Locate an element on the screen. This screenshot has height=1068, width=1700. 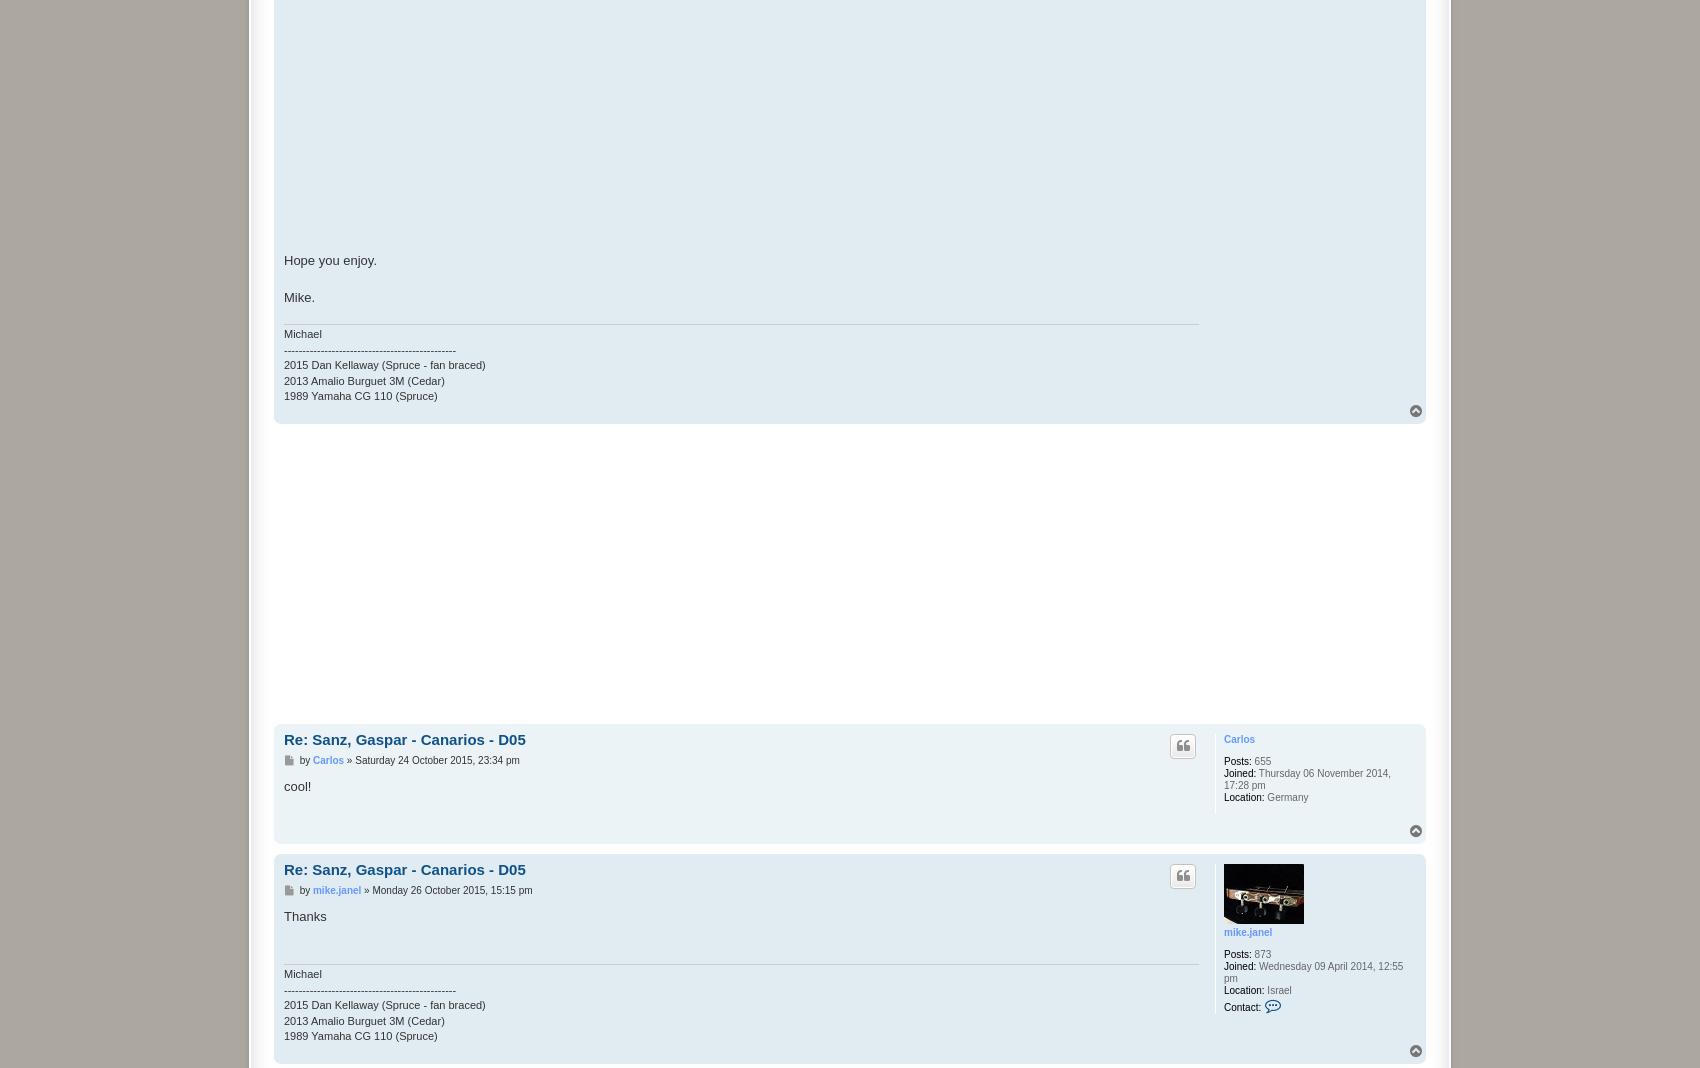
'Saturday 24 October 2015, 23:34 pm' is located at coordinates (437, 759).